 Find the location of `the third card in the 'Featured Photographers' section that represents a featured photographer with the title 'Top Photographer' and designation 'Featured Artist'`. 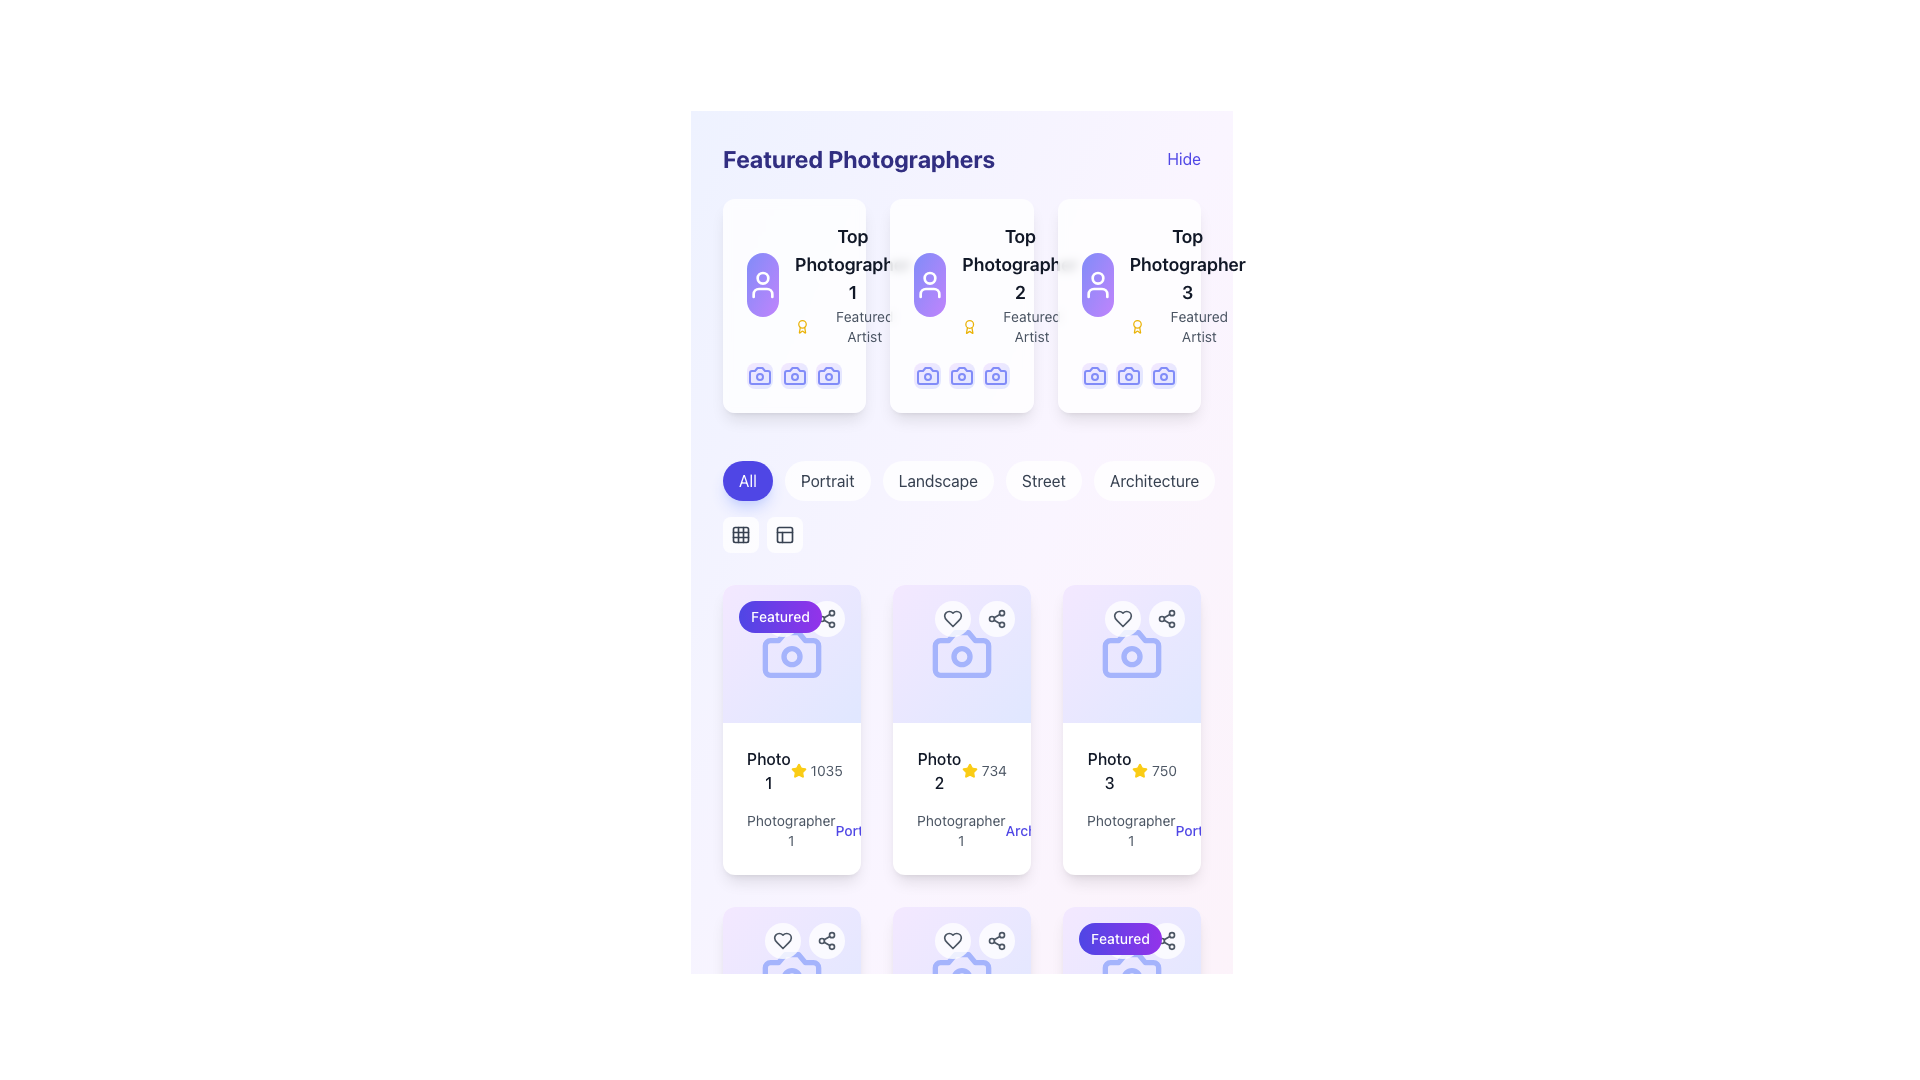

the third card in the 'Featured Photographers' section that represents a featured photographer with the title 'Top Photographer' and designation 'Featured Artist' is located at coordinates (1187, 285).